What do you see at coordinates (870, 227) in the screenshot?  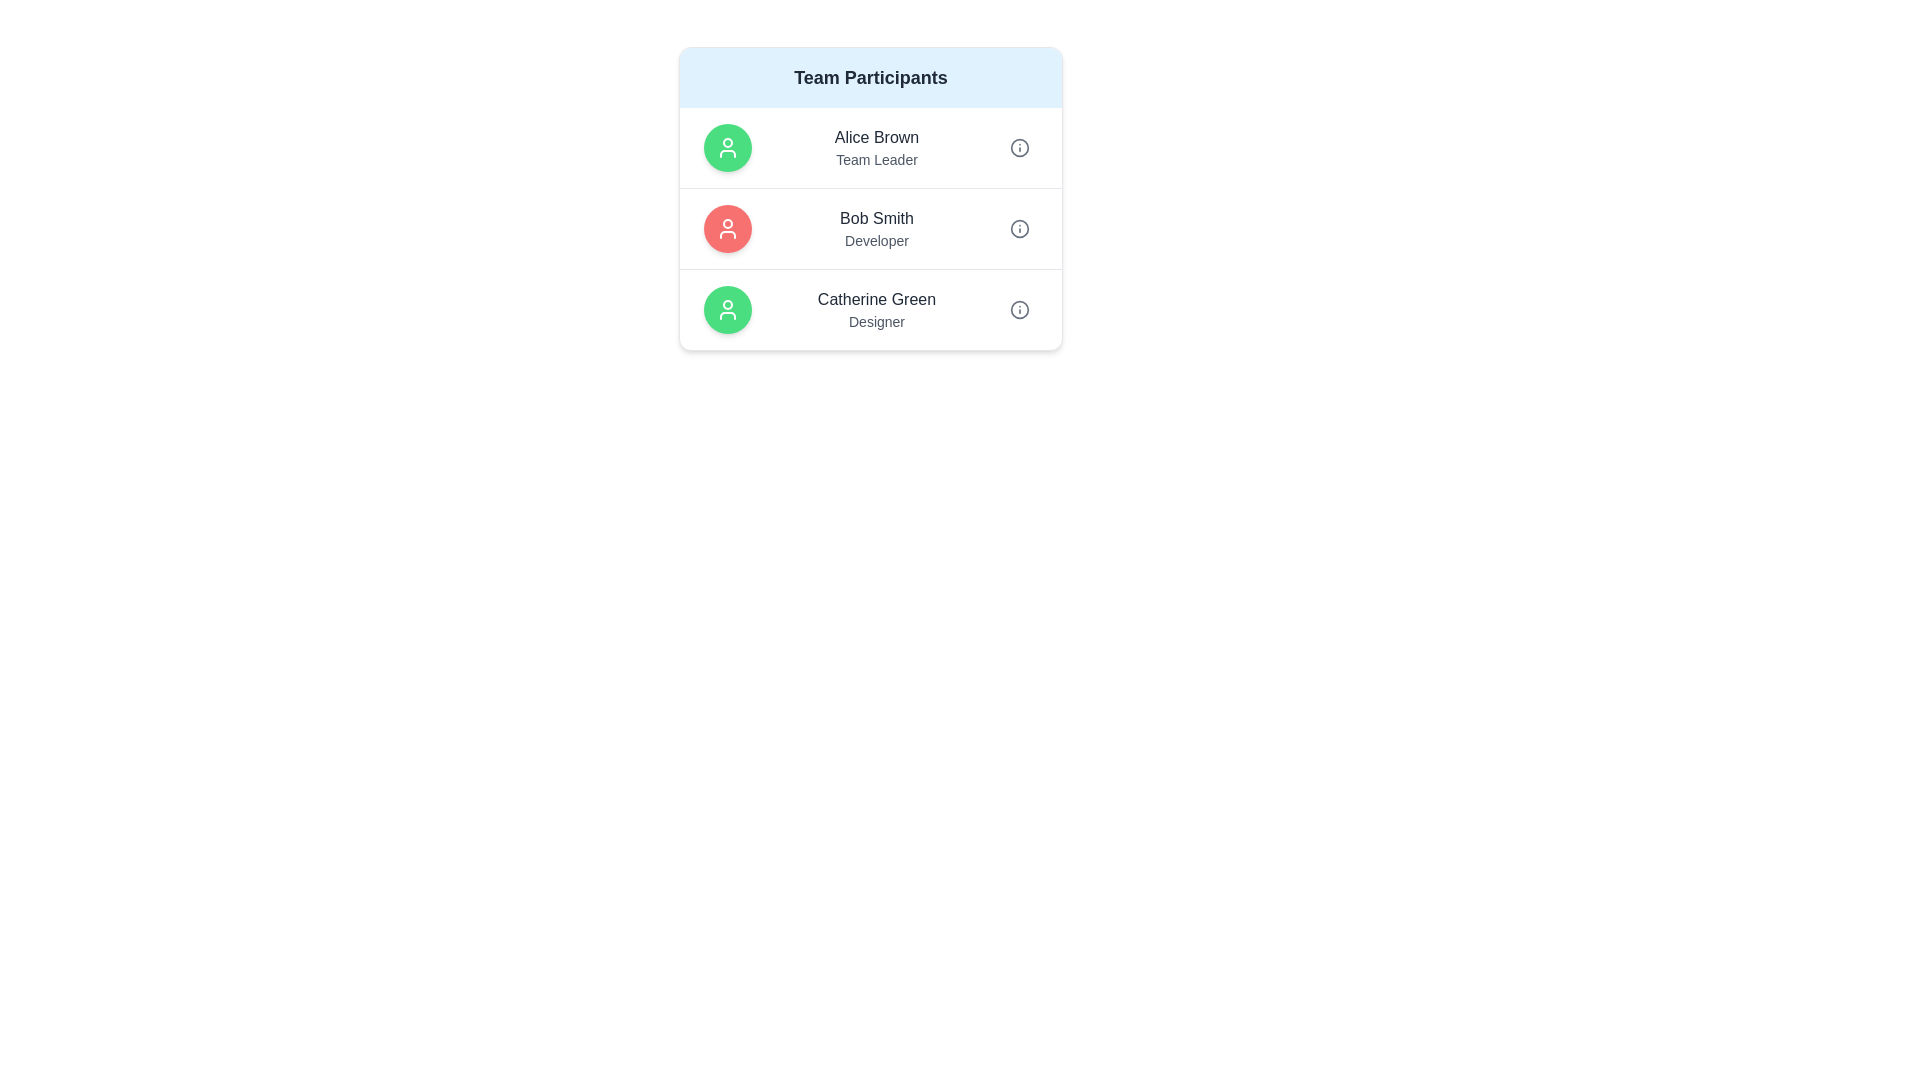 I see `the name of the second participant` at bounding box center [870, 227].